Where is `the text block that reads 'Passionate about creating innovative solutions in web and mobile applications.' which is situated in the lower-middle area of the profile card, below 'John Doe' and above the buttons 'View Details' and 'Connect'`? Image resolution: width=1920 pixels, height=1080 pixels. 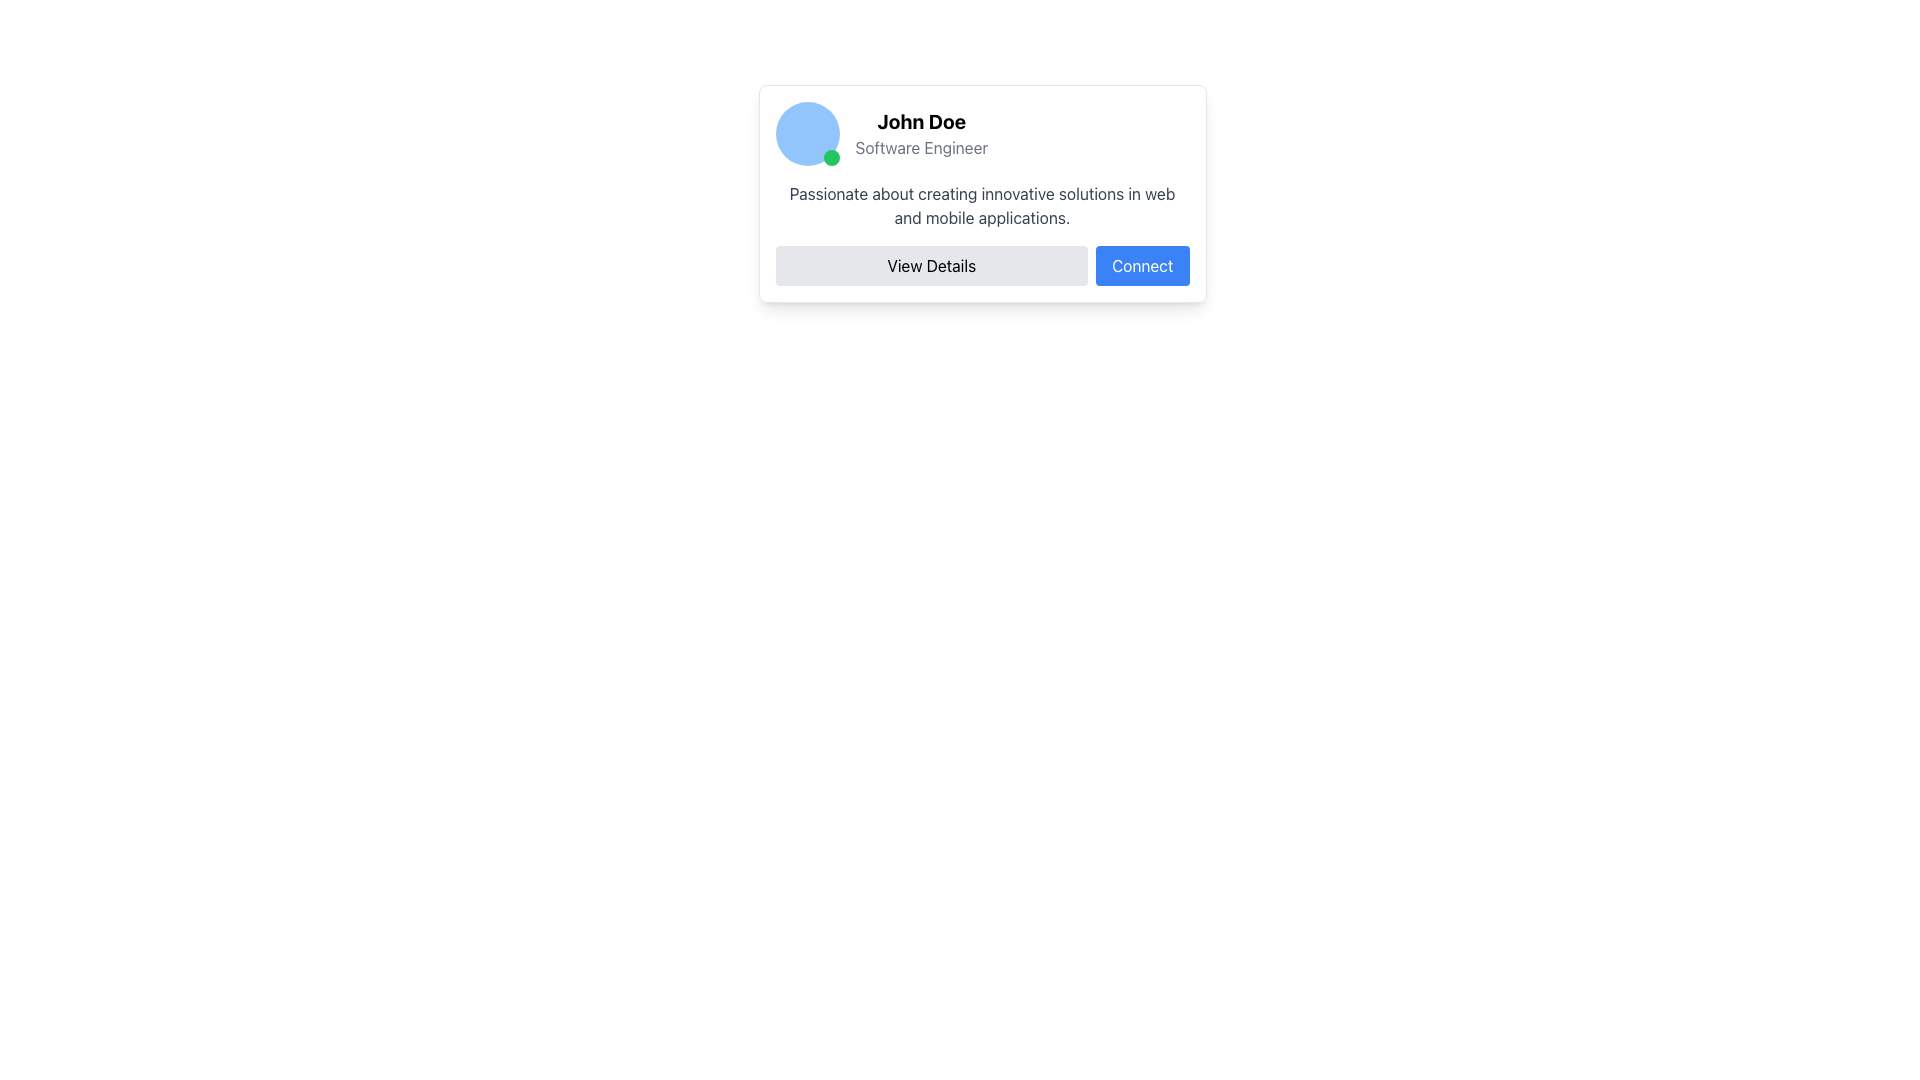 the text block that reads 'Passionate about creating innovative solutions in web and mobile applications.' which is situated in the lower-middle area of the profile card, below 'John Doe' and above the buttons 'View Details' and 'Connect' is located at coordinates (982, 205).